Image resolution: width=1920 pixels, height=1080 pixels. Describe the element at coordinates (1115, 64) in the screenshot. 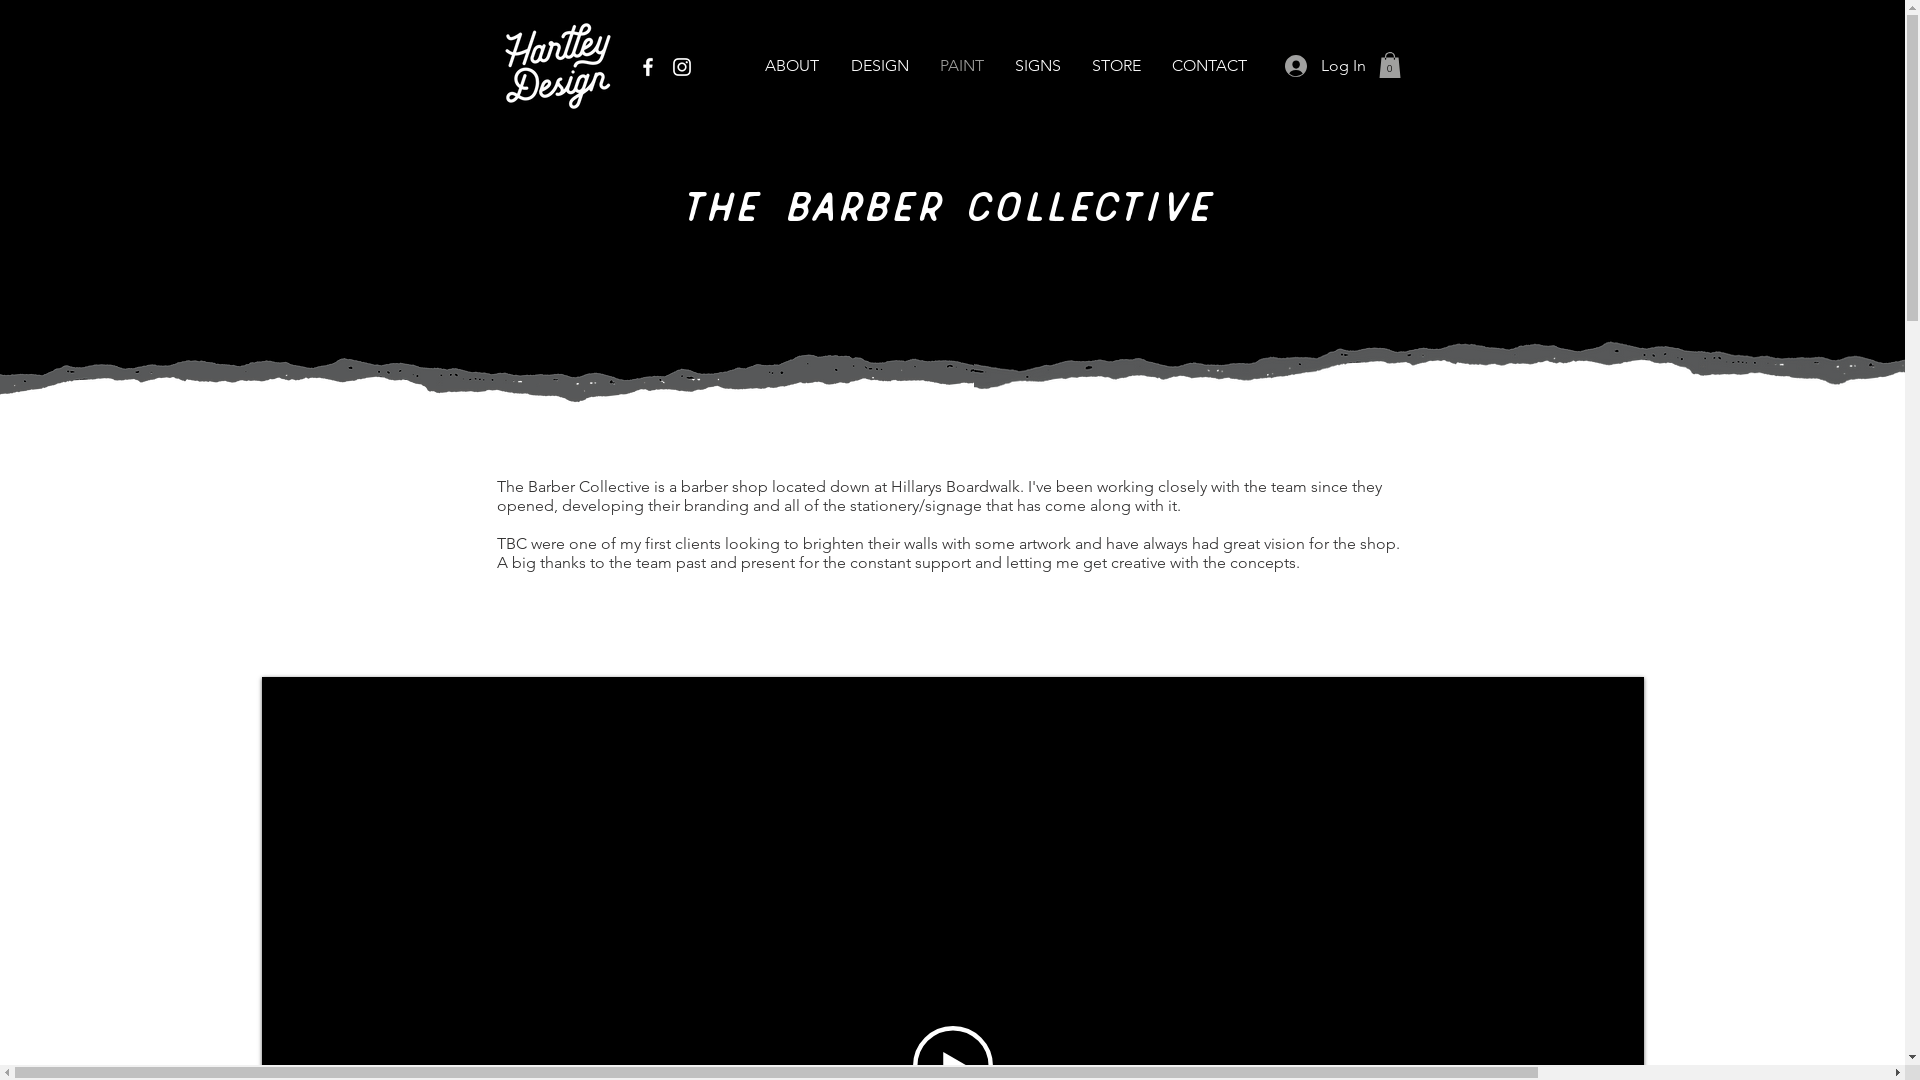

I see `'STORE'` at that location.